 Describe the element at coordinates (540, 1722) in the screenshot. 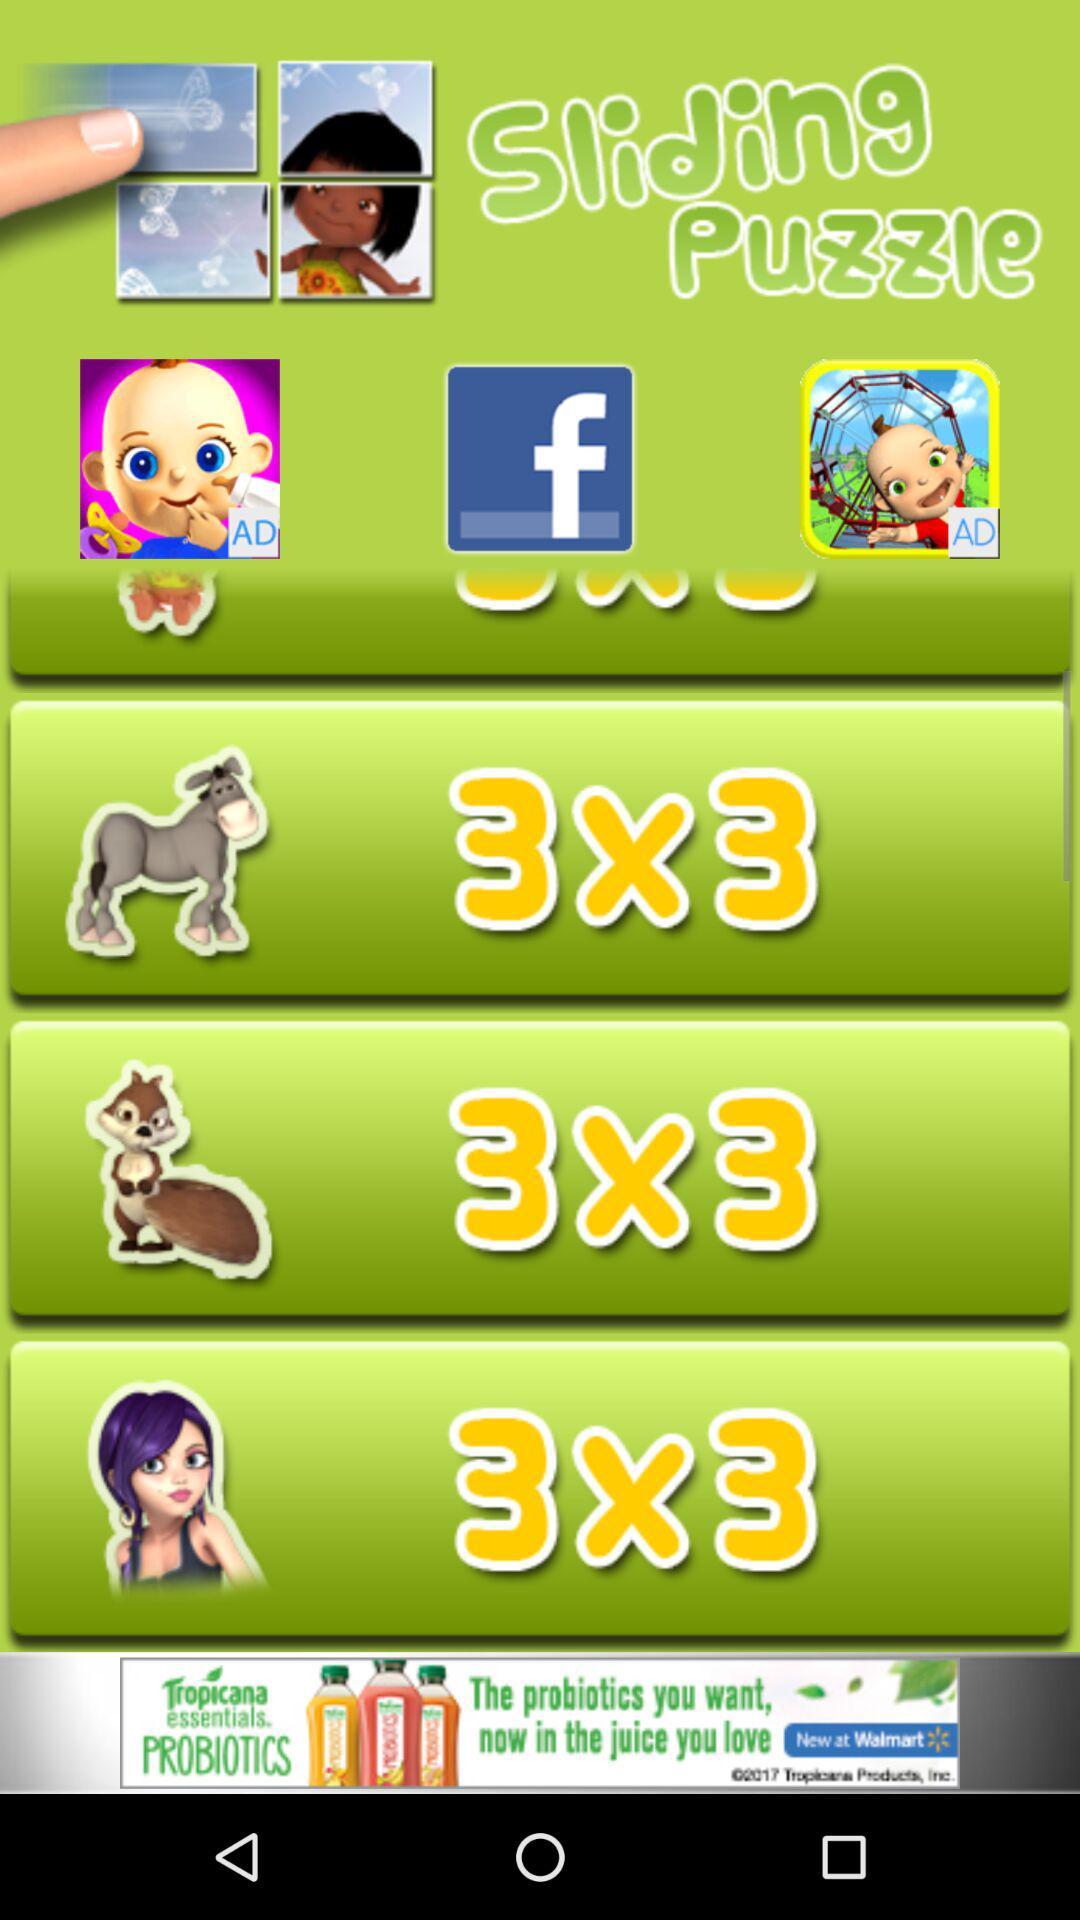

I see `advertisement banner icon` at that location.